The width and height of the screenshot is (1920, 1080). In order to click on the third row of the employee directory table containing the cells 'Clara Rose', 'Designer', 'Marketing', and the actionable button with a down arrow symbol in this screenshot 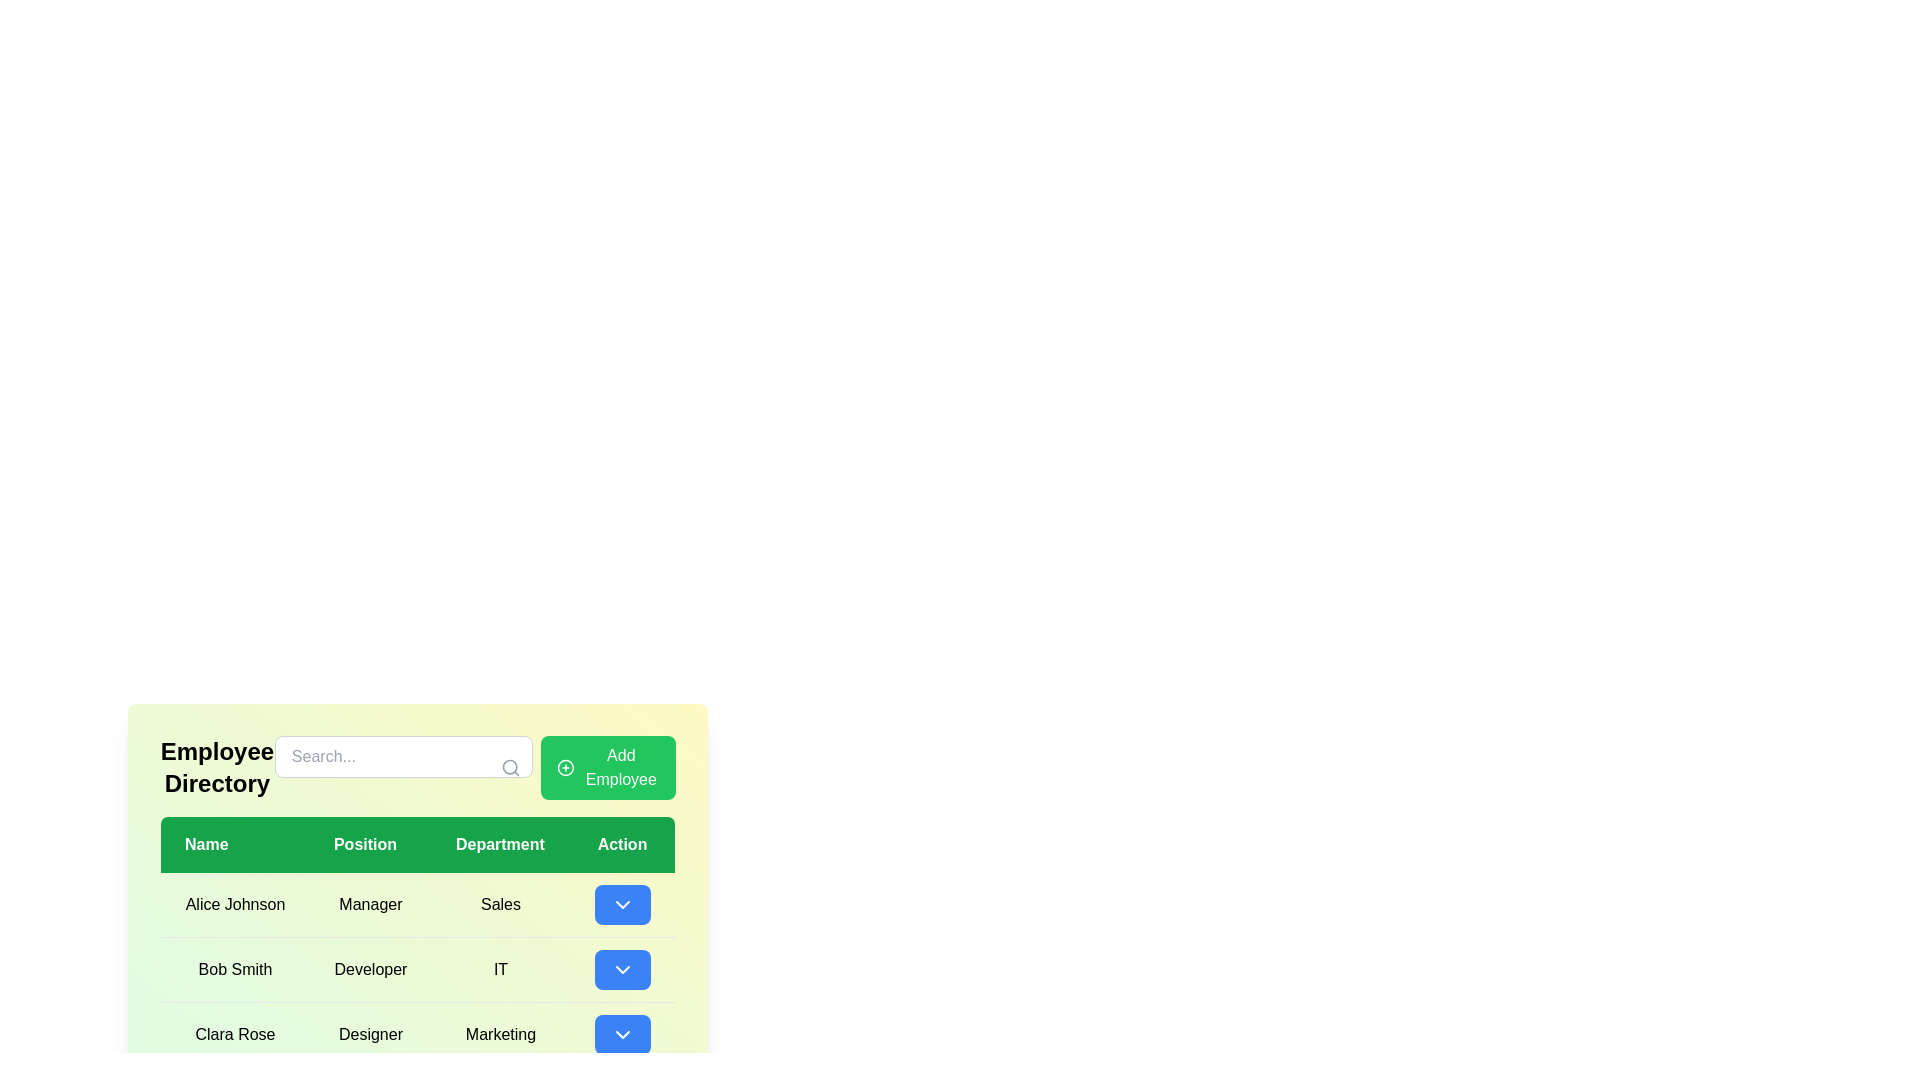, I will do `click(416, 1034)`.